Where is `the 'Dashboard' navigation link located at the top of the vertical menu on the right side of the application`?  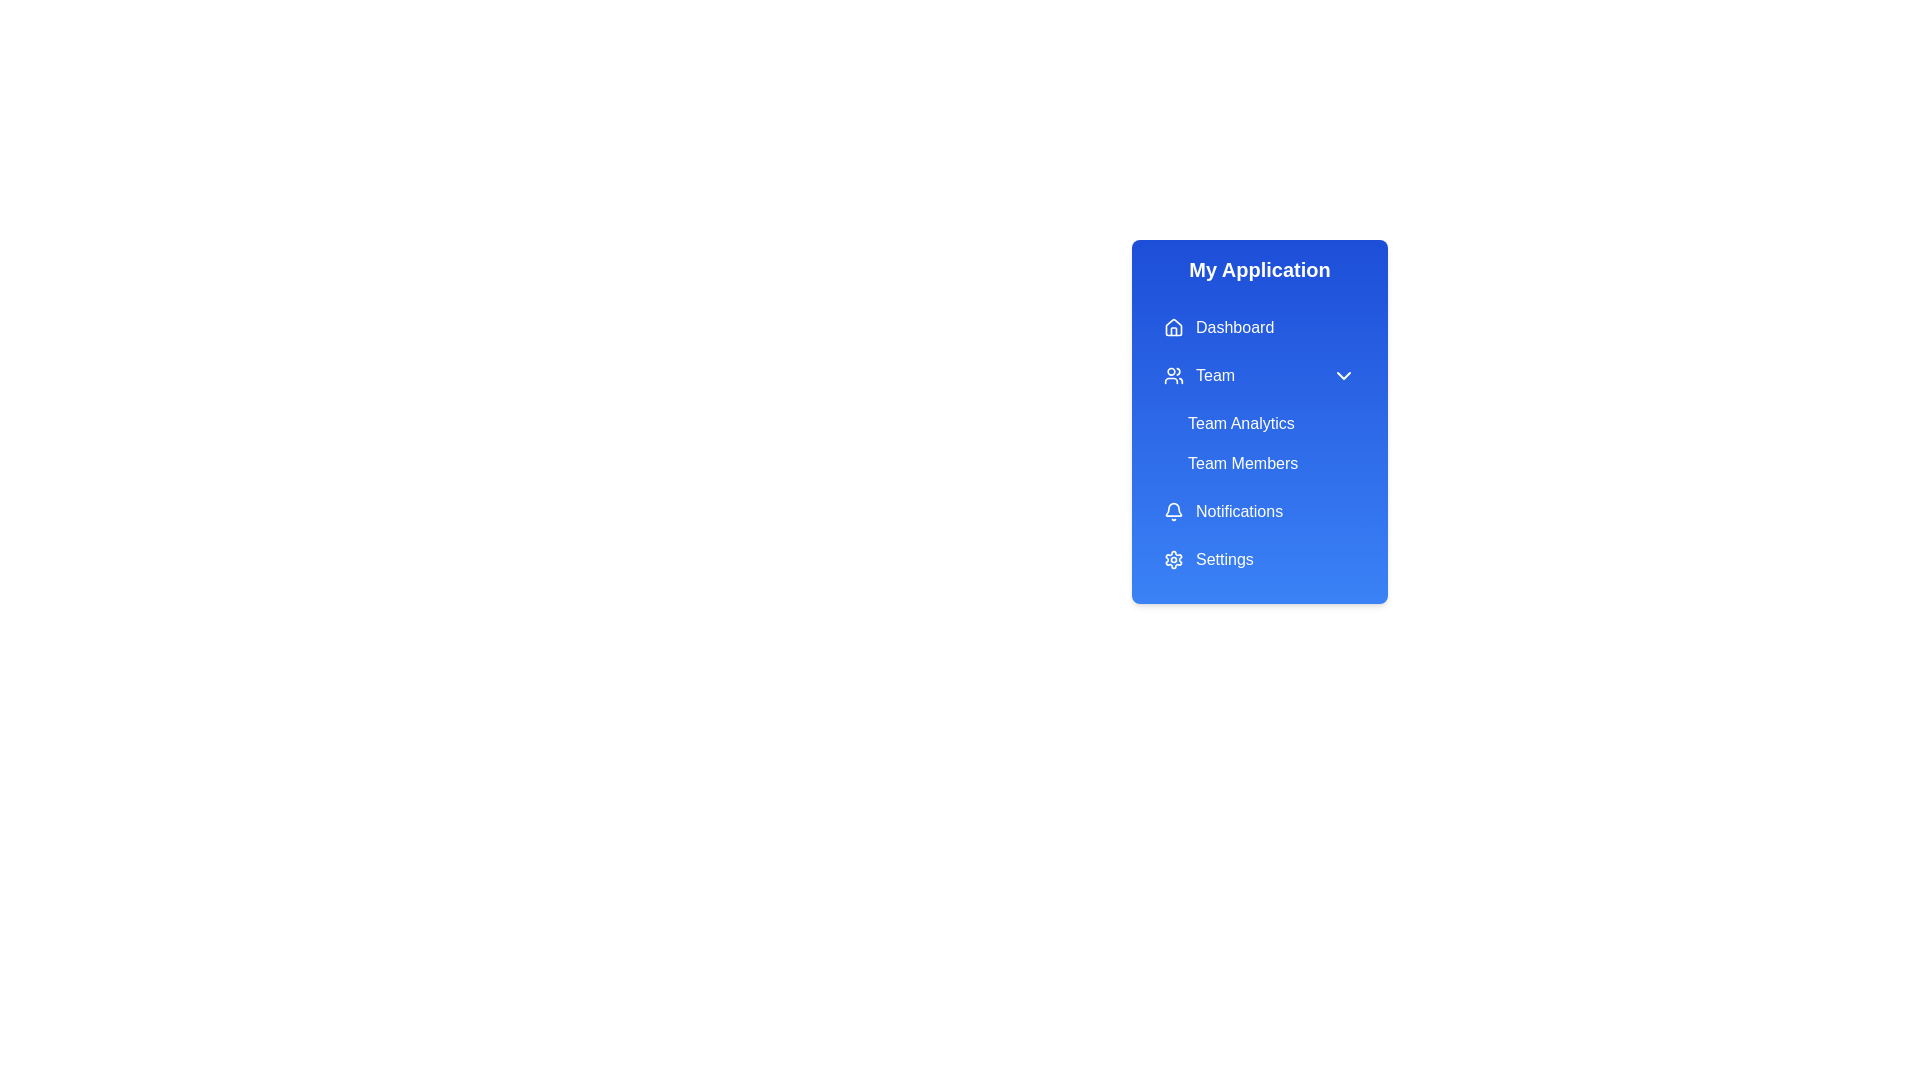
the 'Dashboard' navigation link located at the top of the vertical menu on the right side of the application is located at coordinates (1218, 326).